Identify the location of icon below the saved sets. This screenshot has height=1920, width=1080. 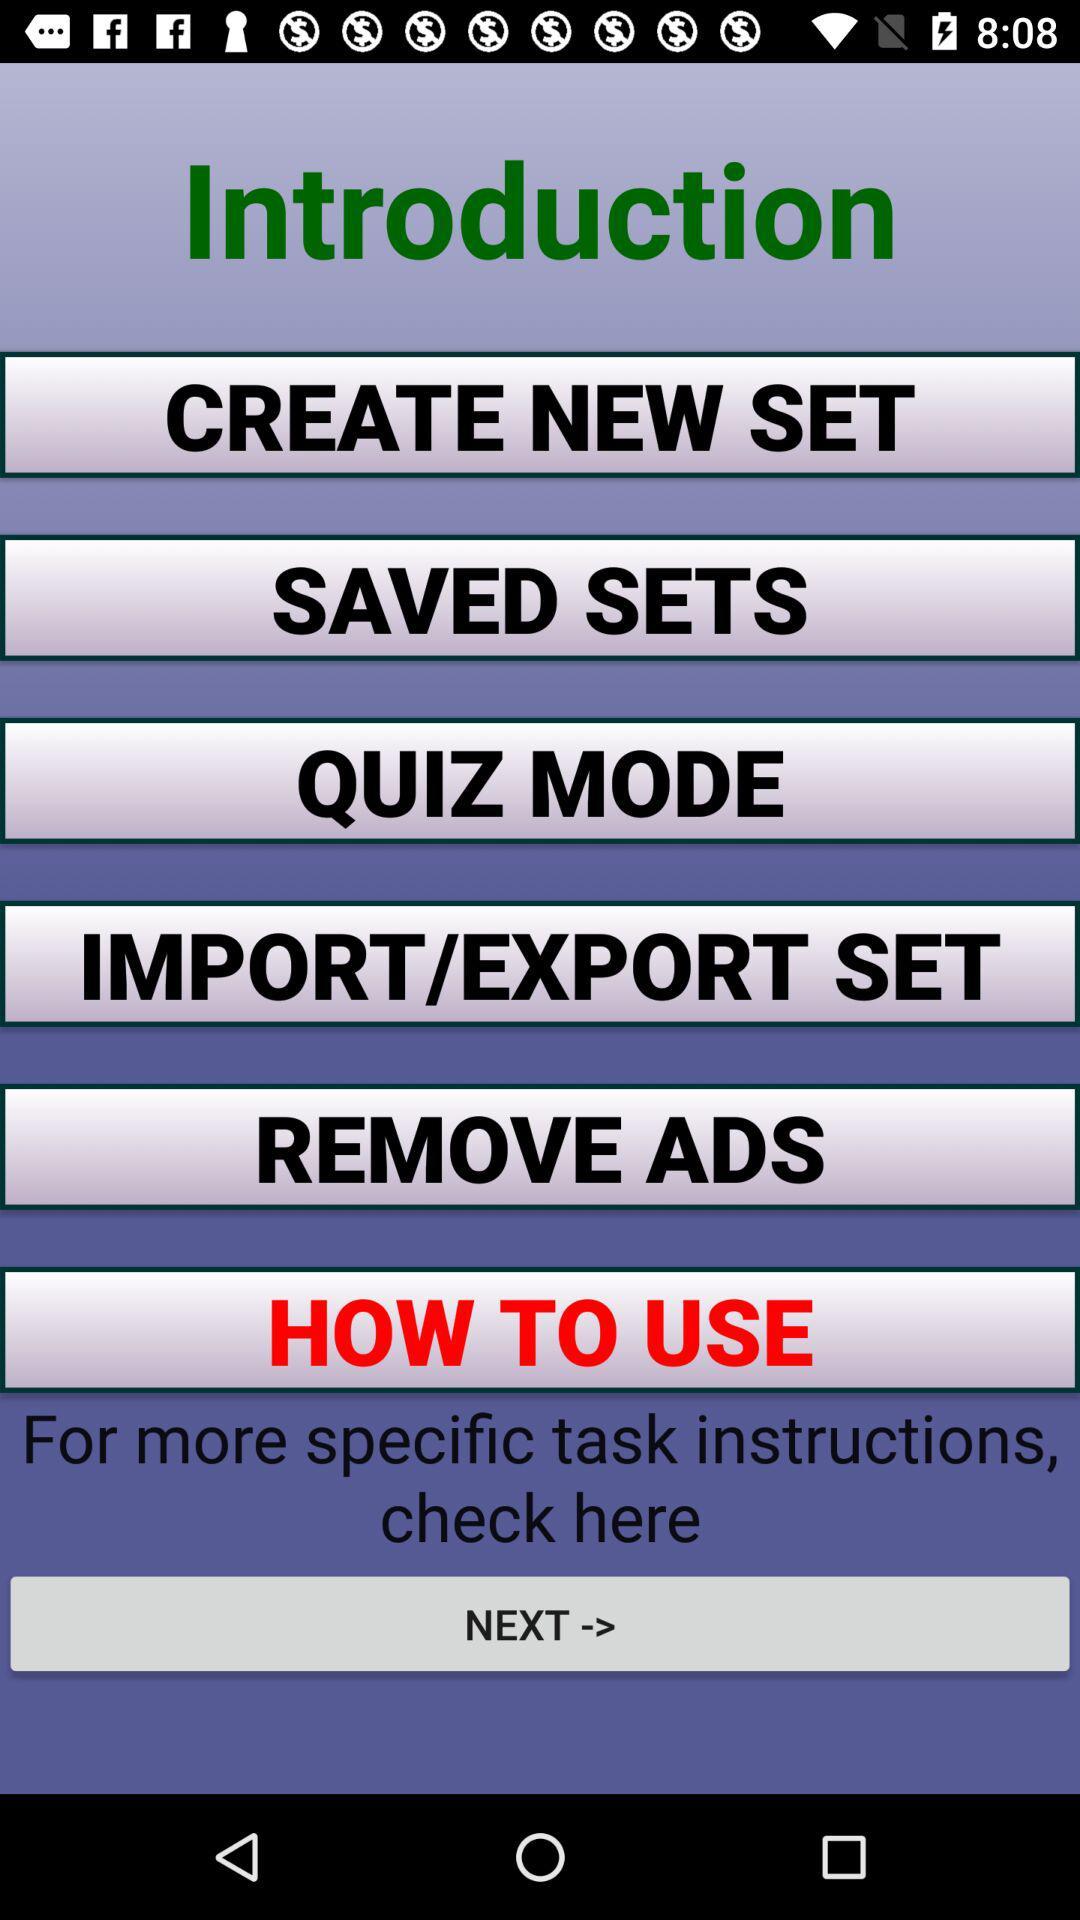
(540, 779).